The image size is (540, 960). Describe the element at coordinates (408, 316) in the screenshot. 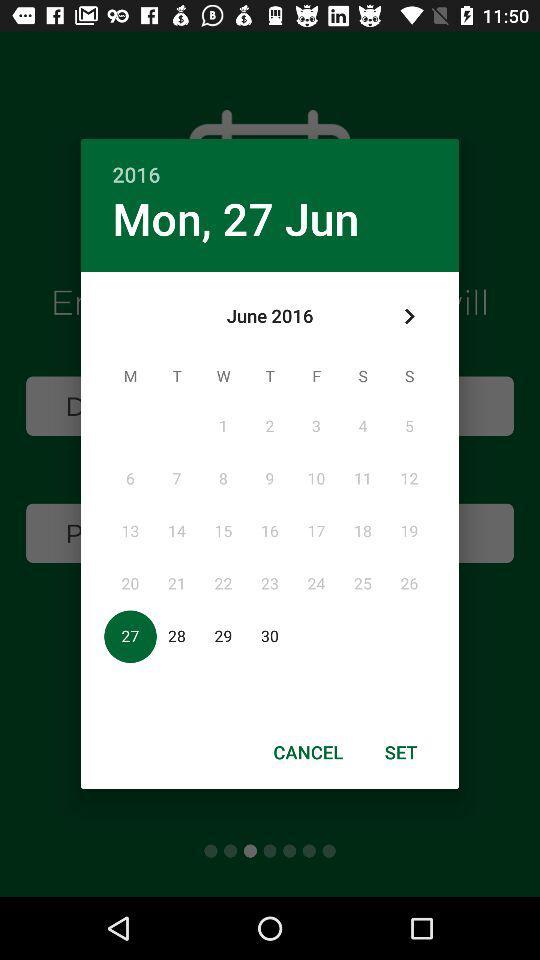

I see `icon above set item` at that location.